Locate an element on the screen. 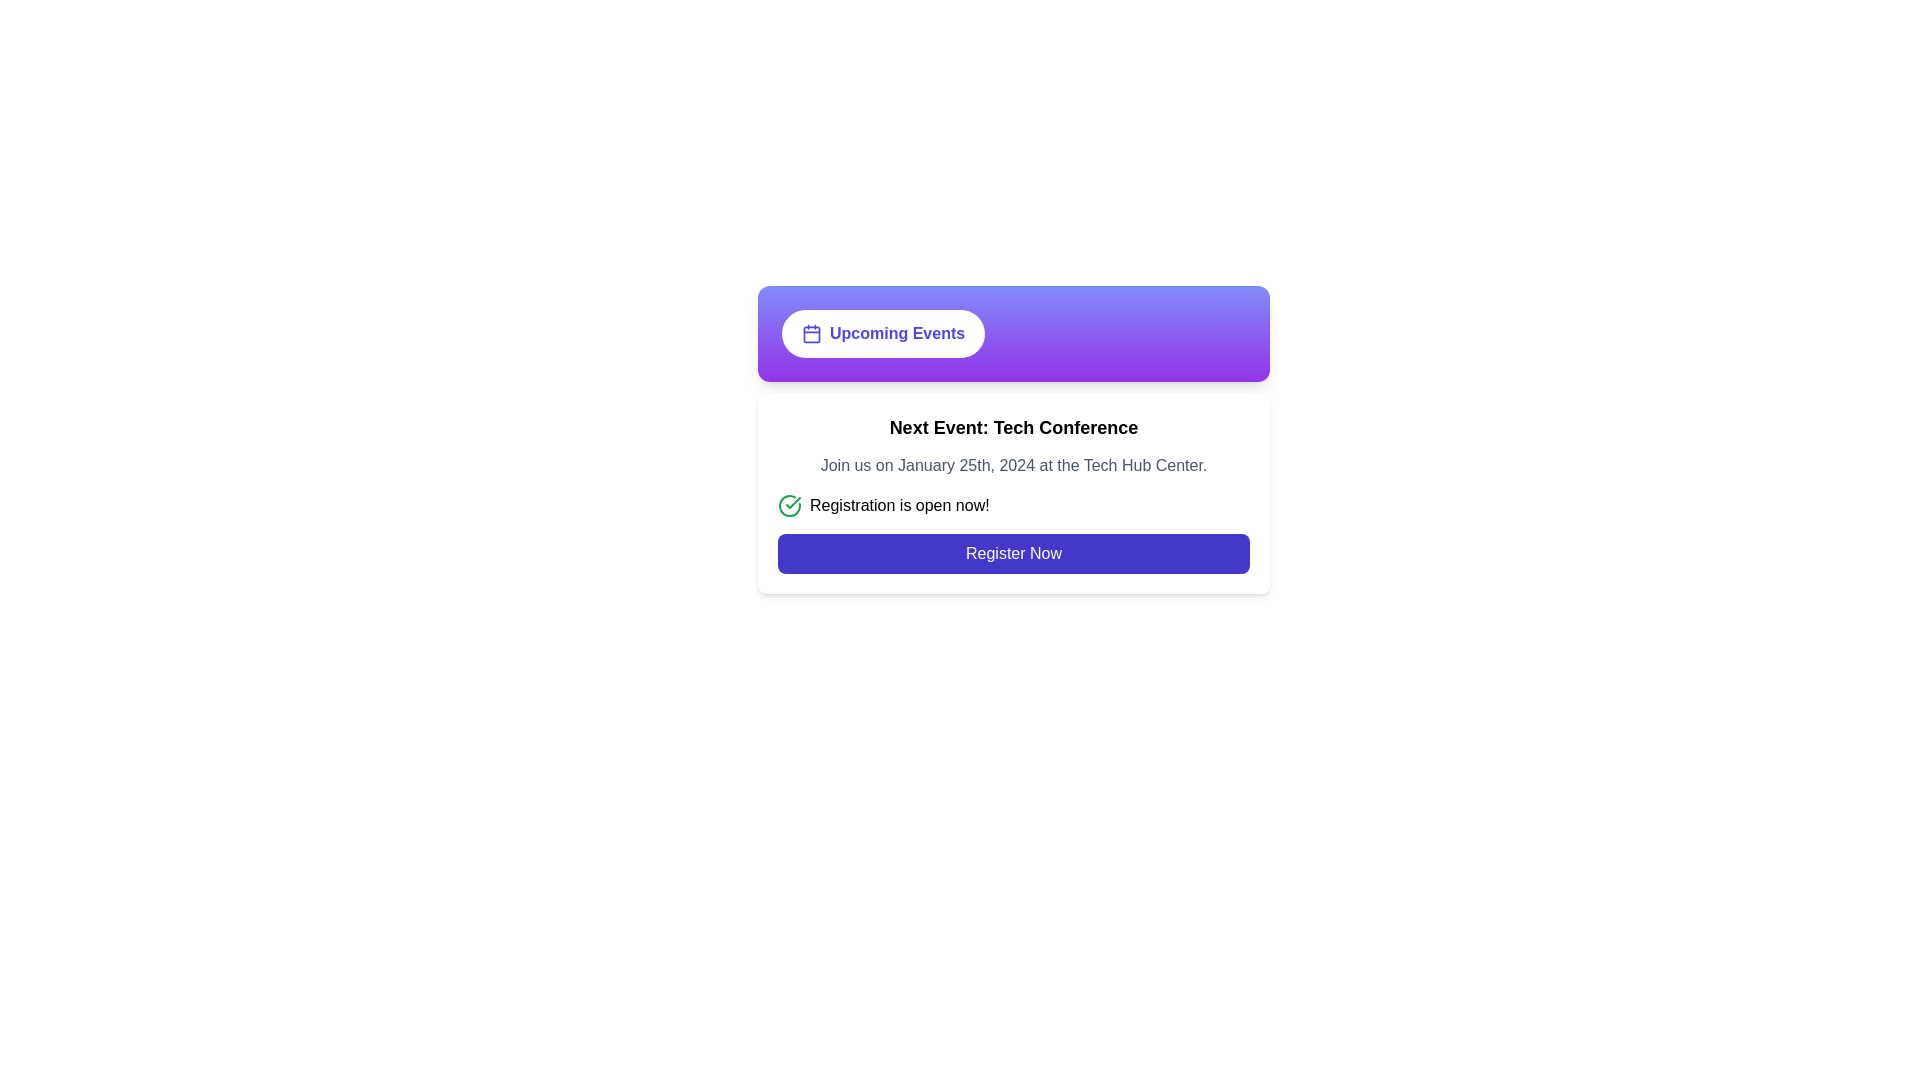 This screenshot has height=1080, width=1920. the text label displaying 'Next Event: Tech Conference', which is styled as a prominent headline in bold black font, located below the 'Upcoming Events' section is located at coordinates (1013, 427).